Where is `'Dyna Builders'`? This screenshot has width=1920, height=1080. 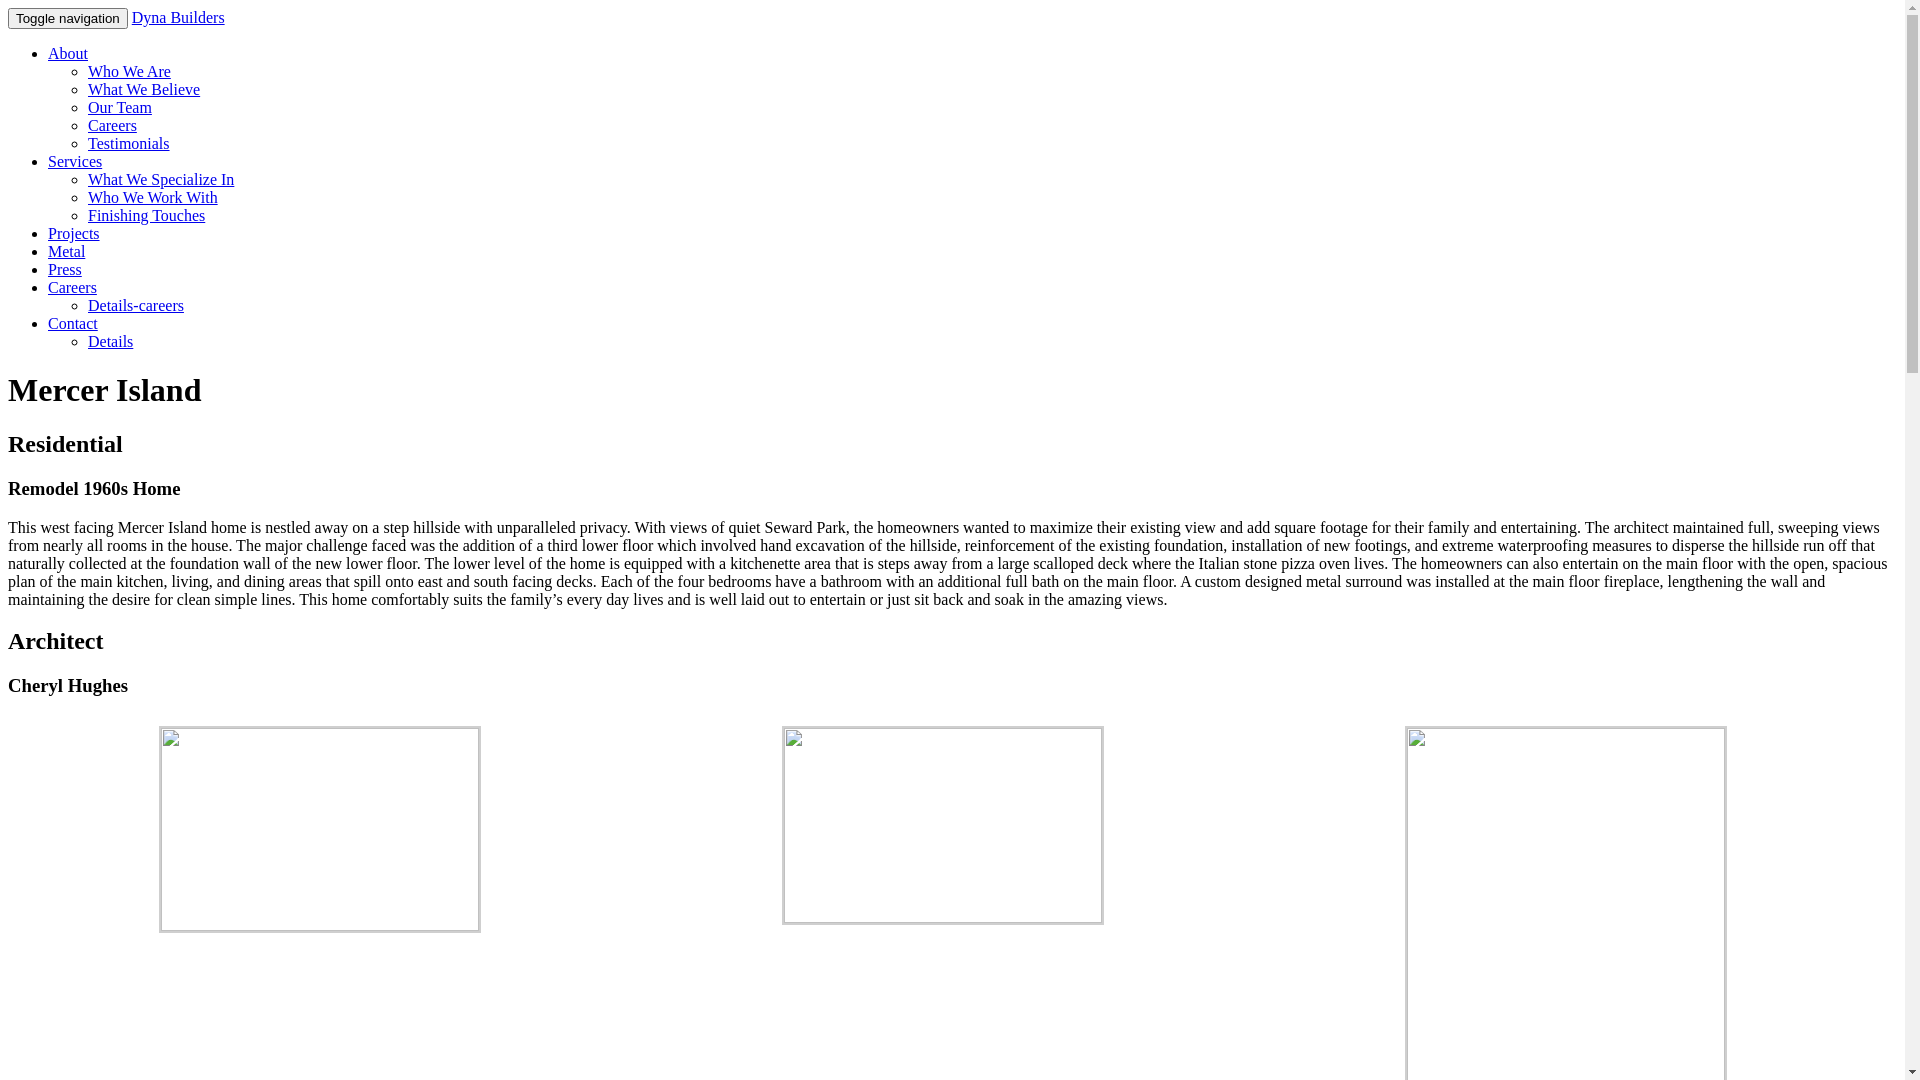
'Dyna Builders' is located at coordinates (131, 17).